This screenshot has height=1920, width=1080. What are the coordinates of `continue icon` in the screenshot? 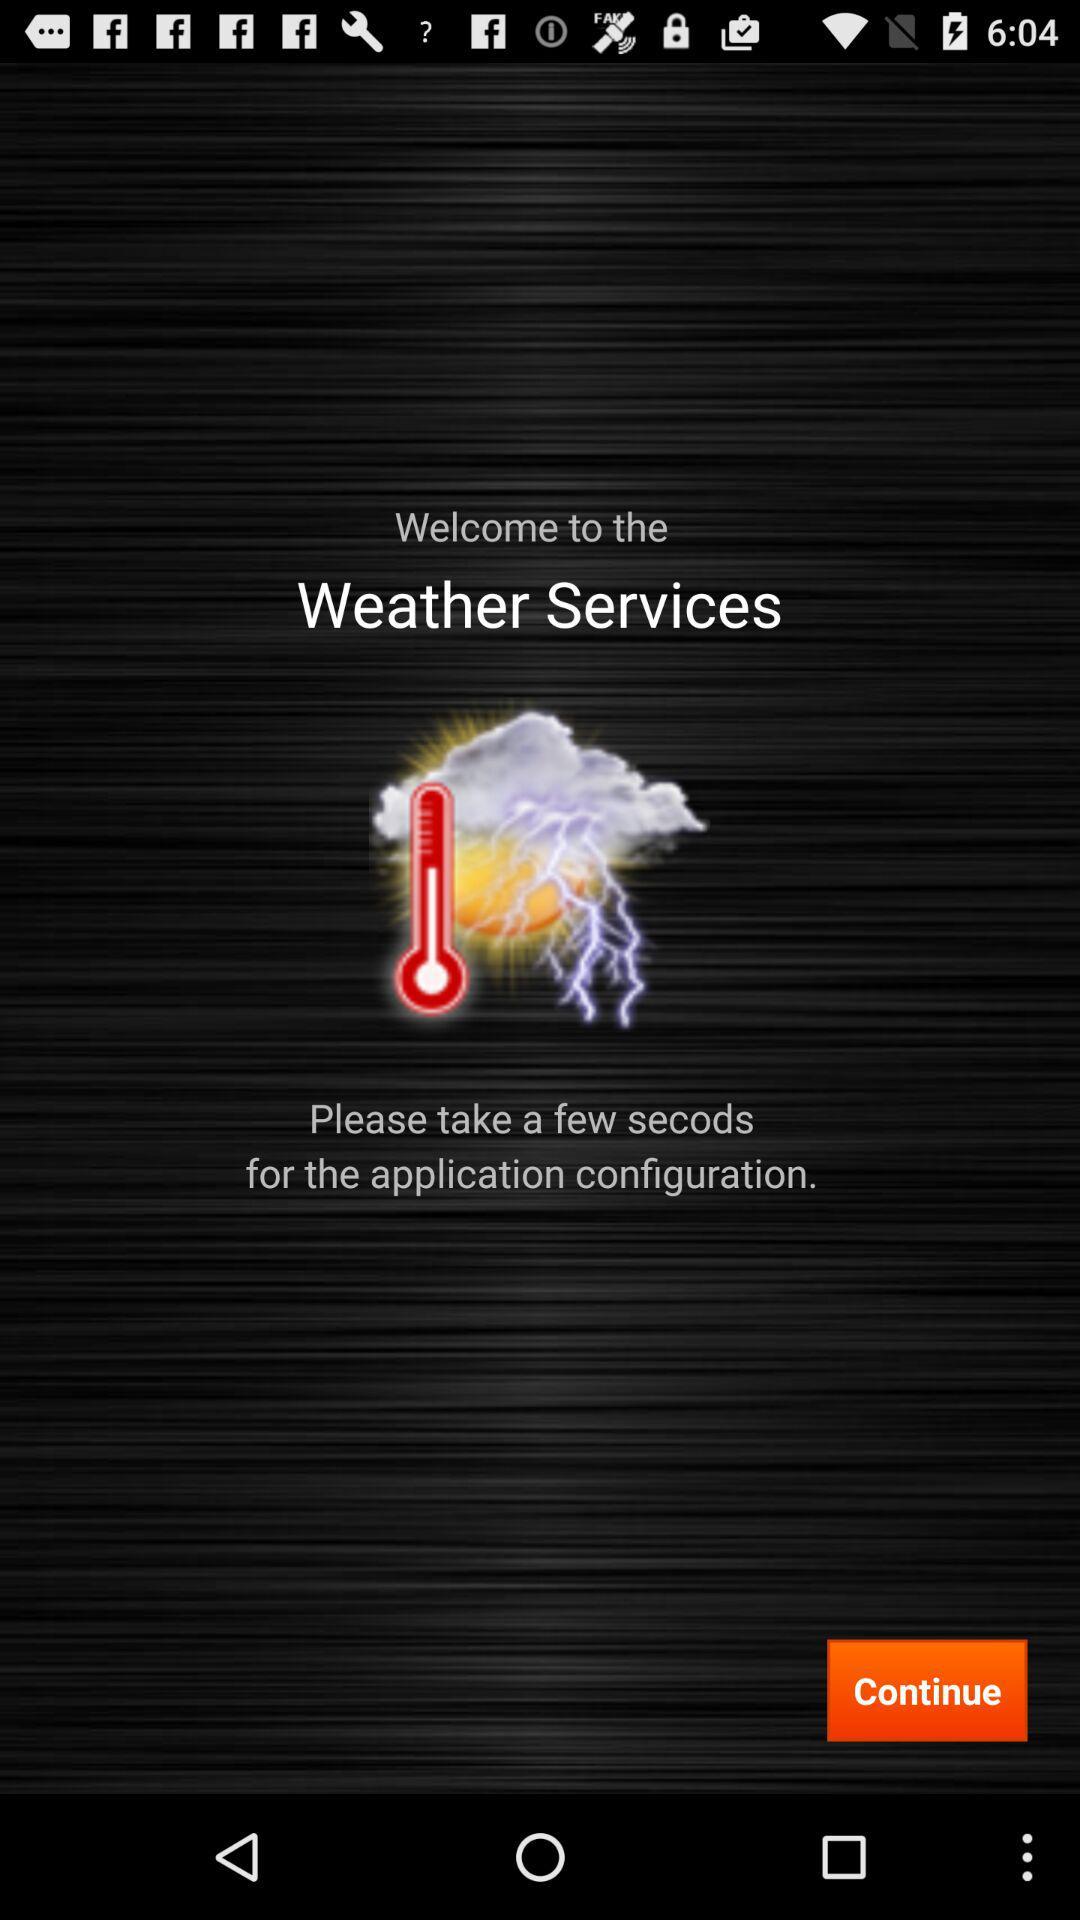 It's located at (927, 1689).